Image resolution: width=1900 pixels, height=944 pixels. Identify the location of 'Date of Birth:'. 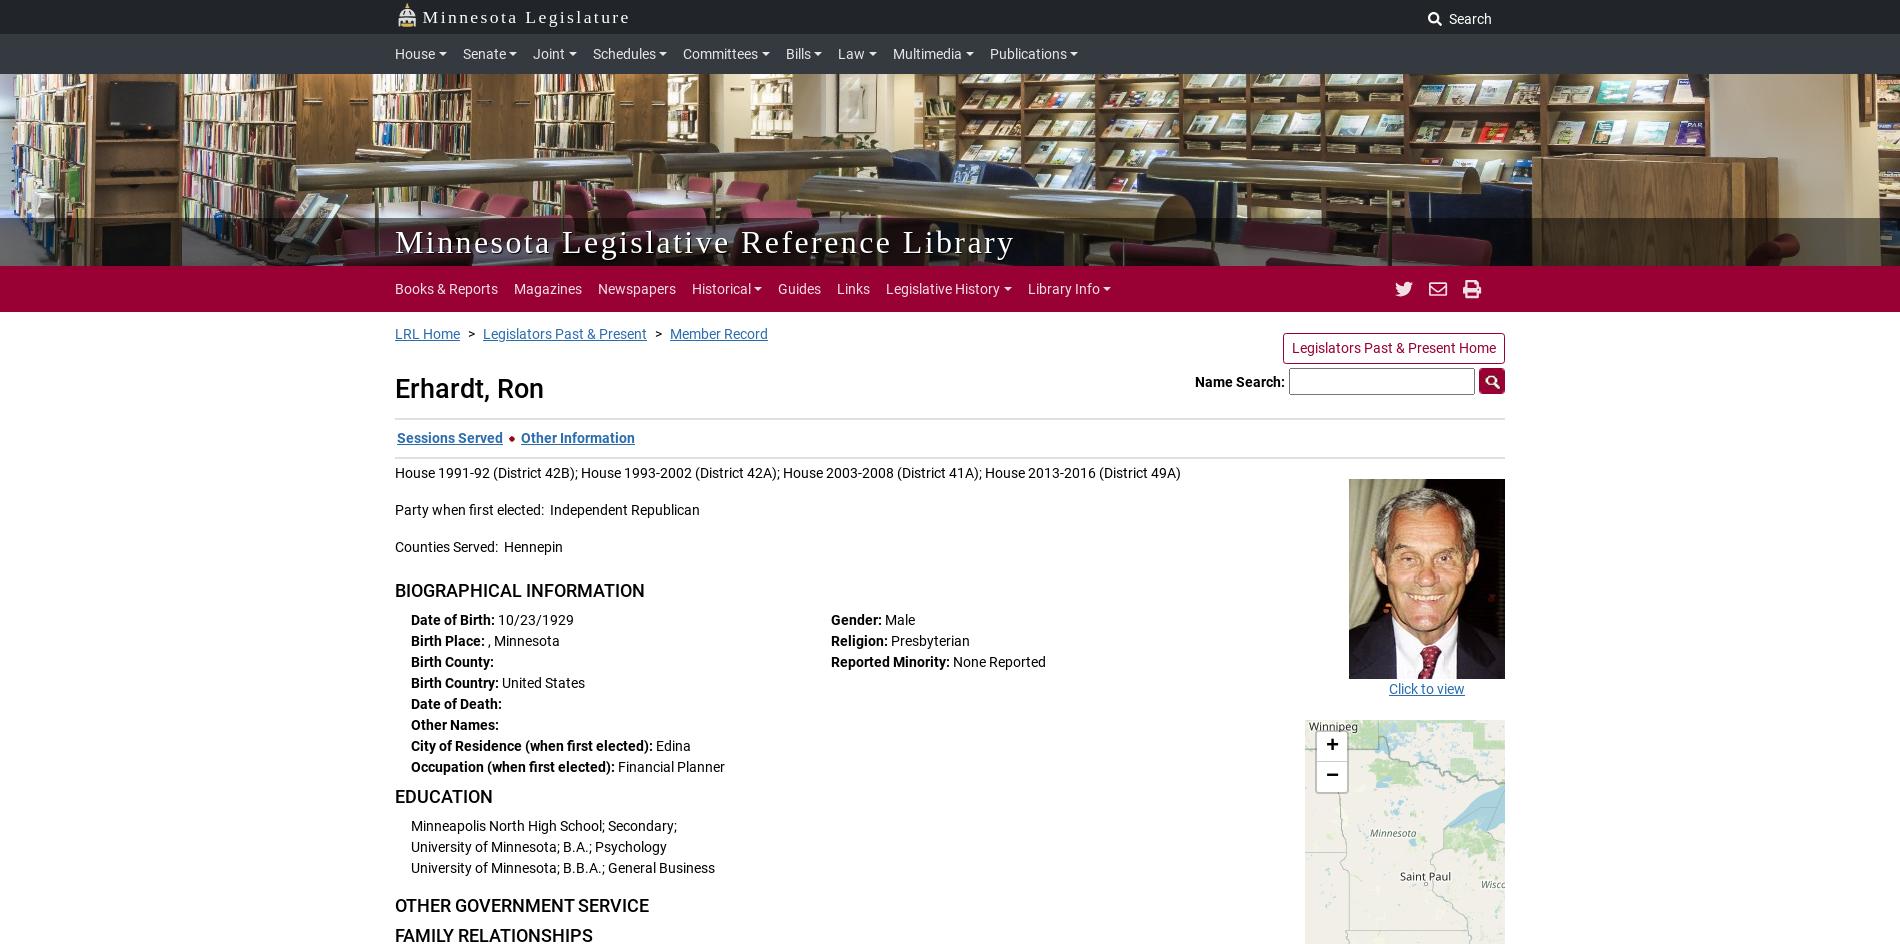
(453, 620).